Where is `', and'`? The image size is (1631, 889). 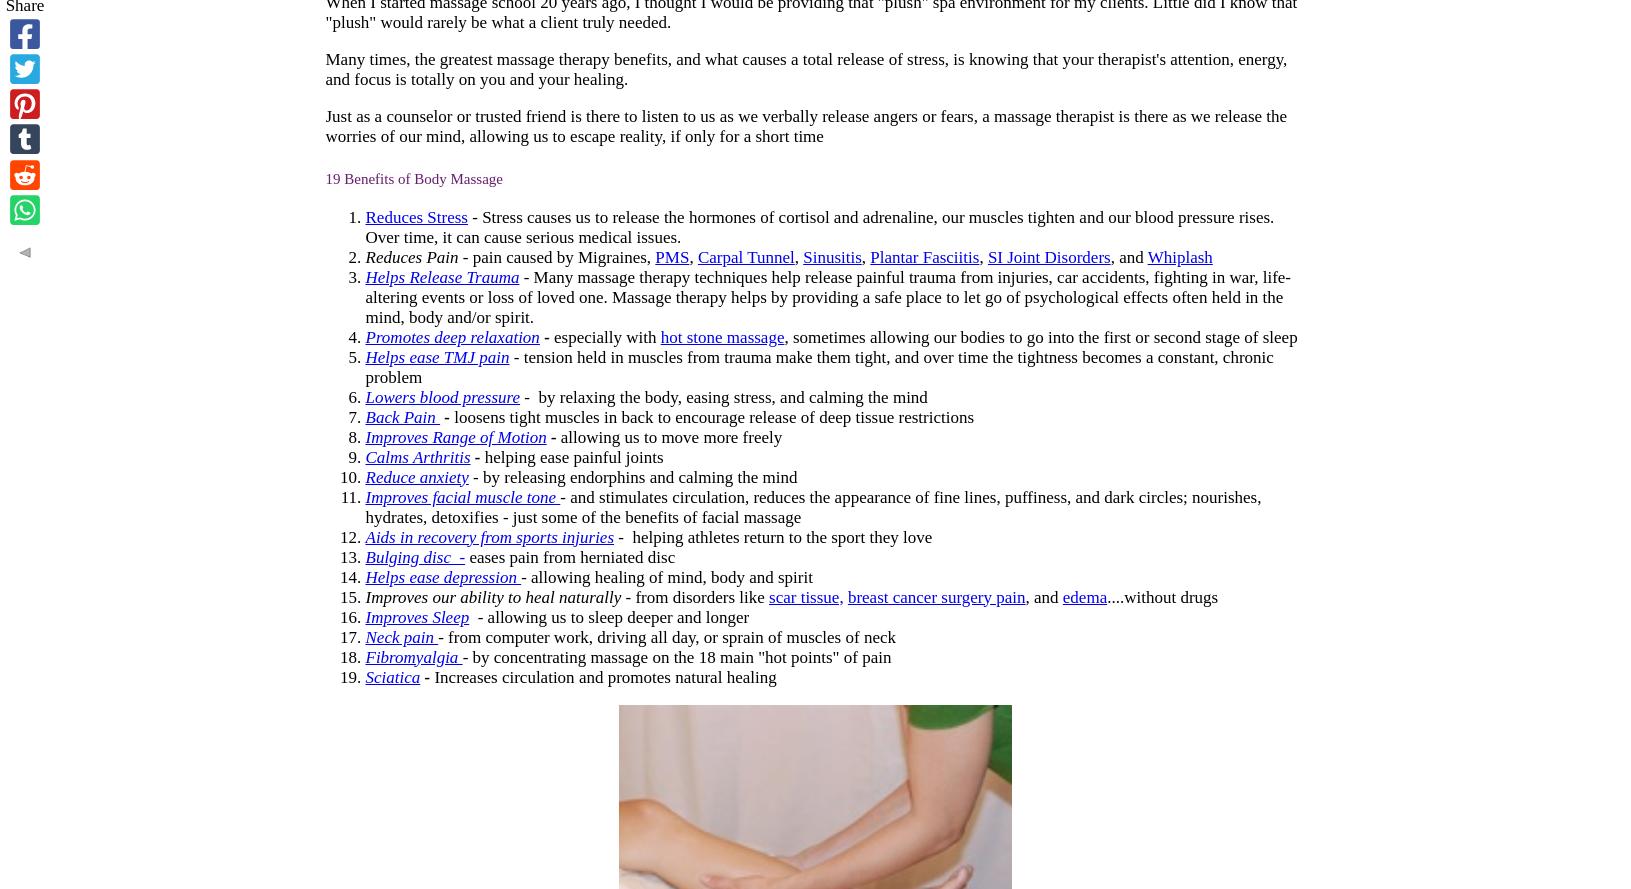
', and' is located at coordinates (1042, 595).